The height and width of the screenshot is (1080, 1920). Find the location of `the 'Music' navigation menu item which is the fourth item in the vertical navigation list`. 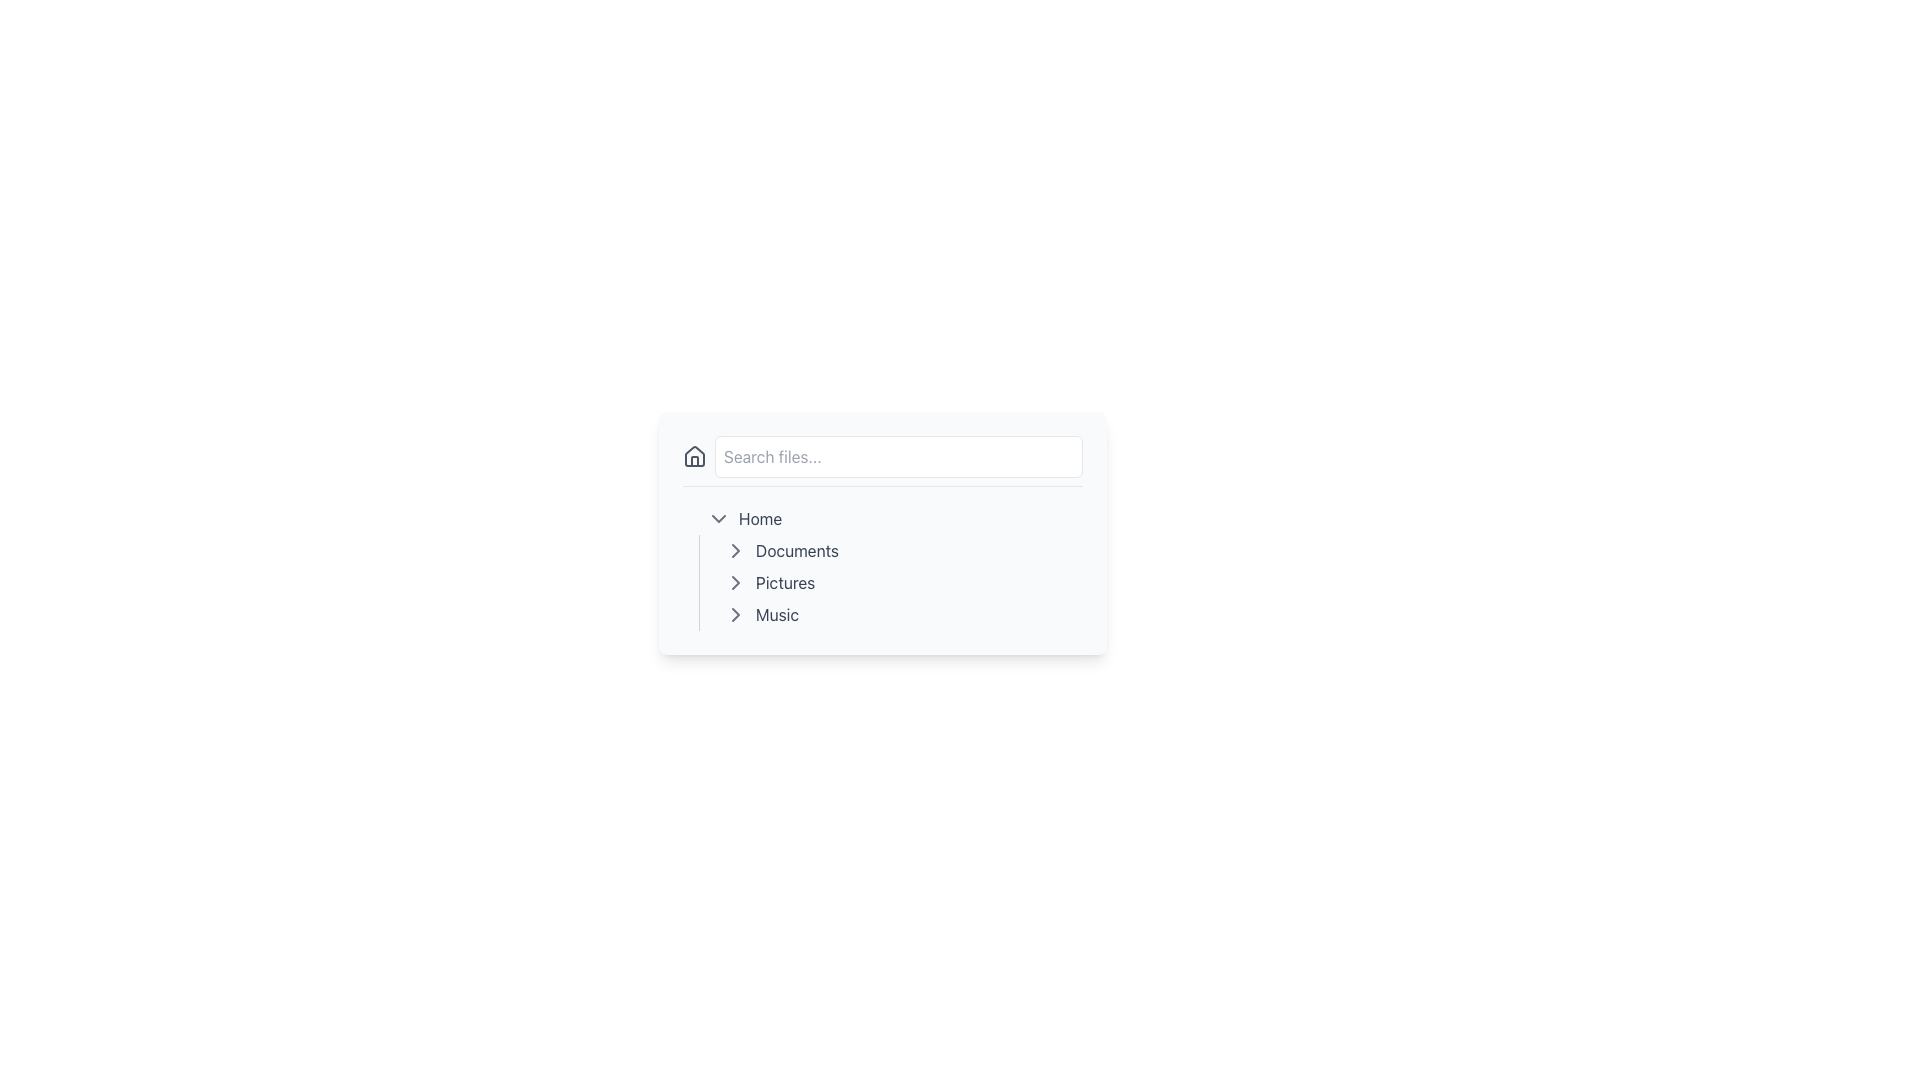

the 'Music' navigation menu item which is the fourth item in the vertical navigation list is located at coordinates (898, 613).